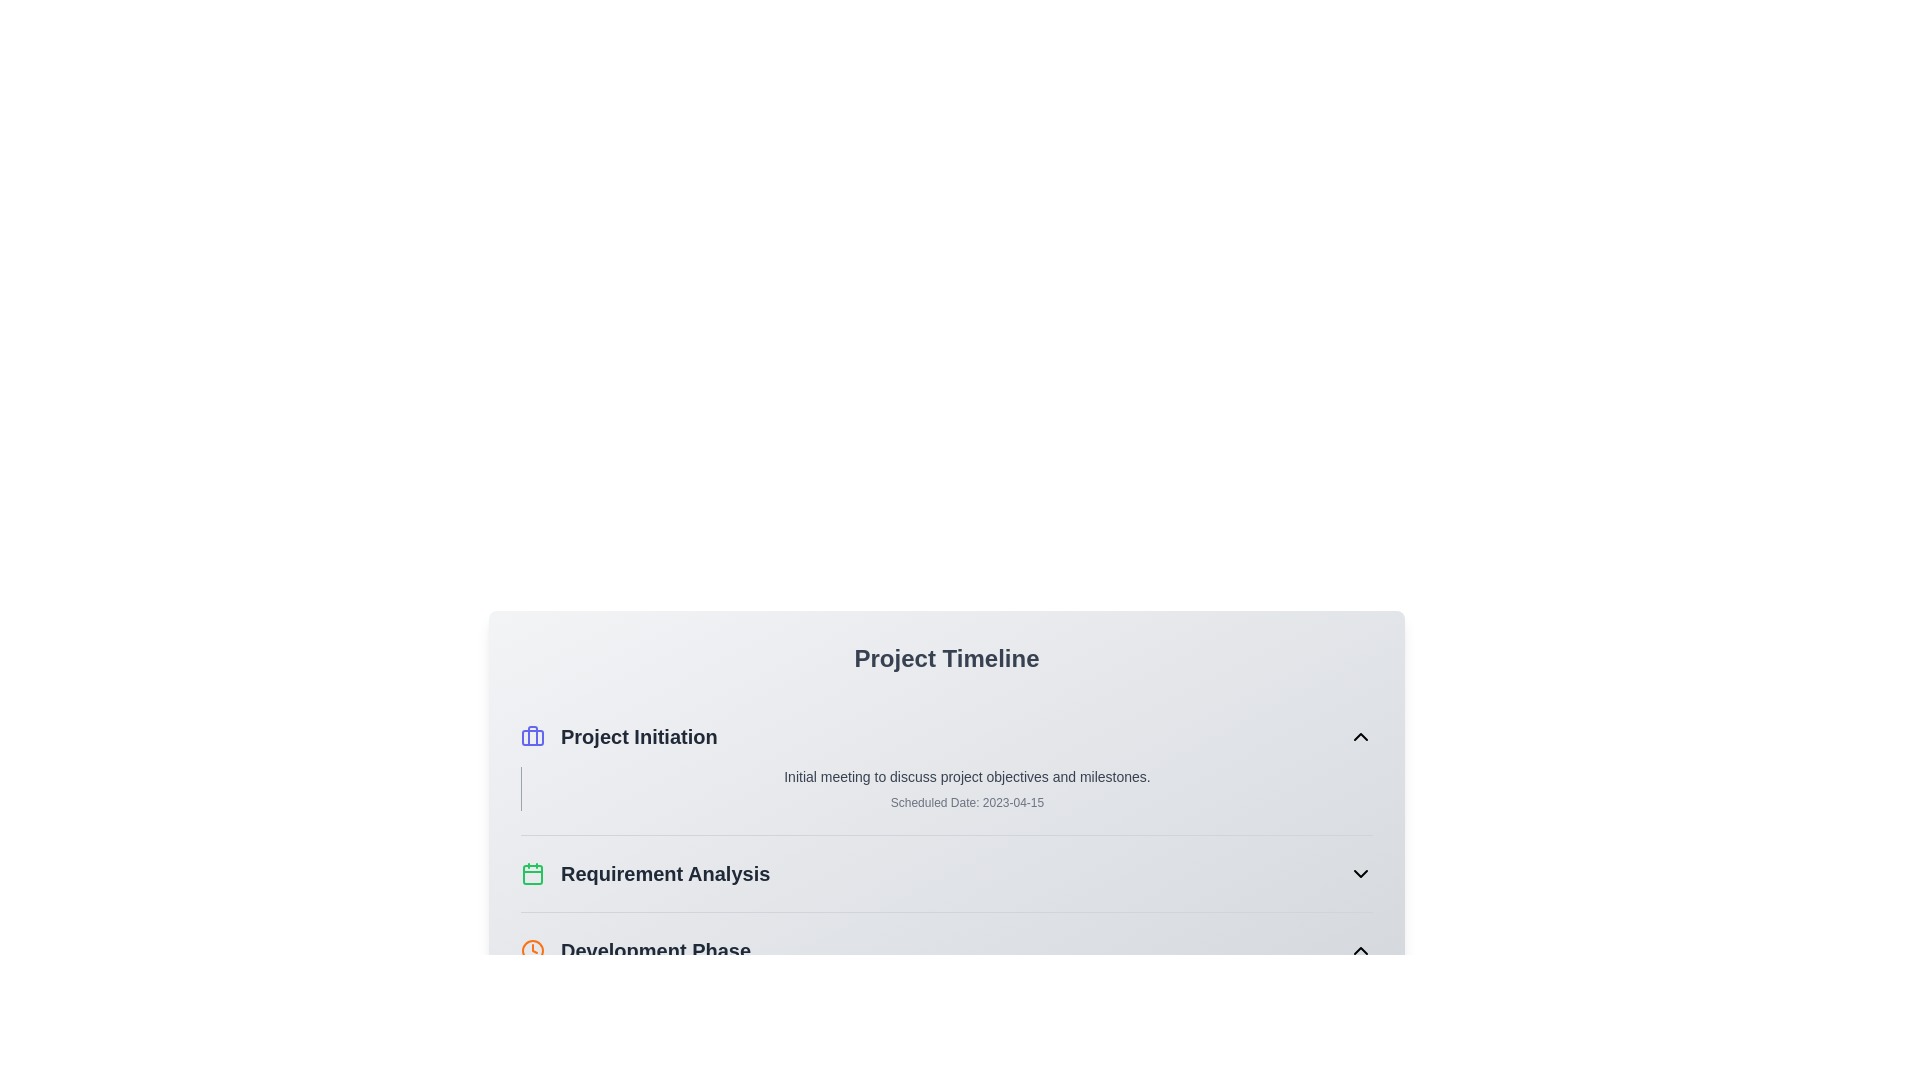 Image resolution: width=1920 pixels, height=1080 pixels. What do you see at coordinates (532, 950) in the screenshot?
I see `the icon that visually indicates the timing or duration related to the 'Development Phase' item in the 'Project Timeline' list, located to the left of the corresponding text` at bounding box center [532, 950].